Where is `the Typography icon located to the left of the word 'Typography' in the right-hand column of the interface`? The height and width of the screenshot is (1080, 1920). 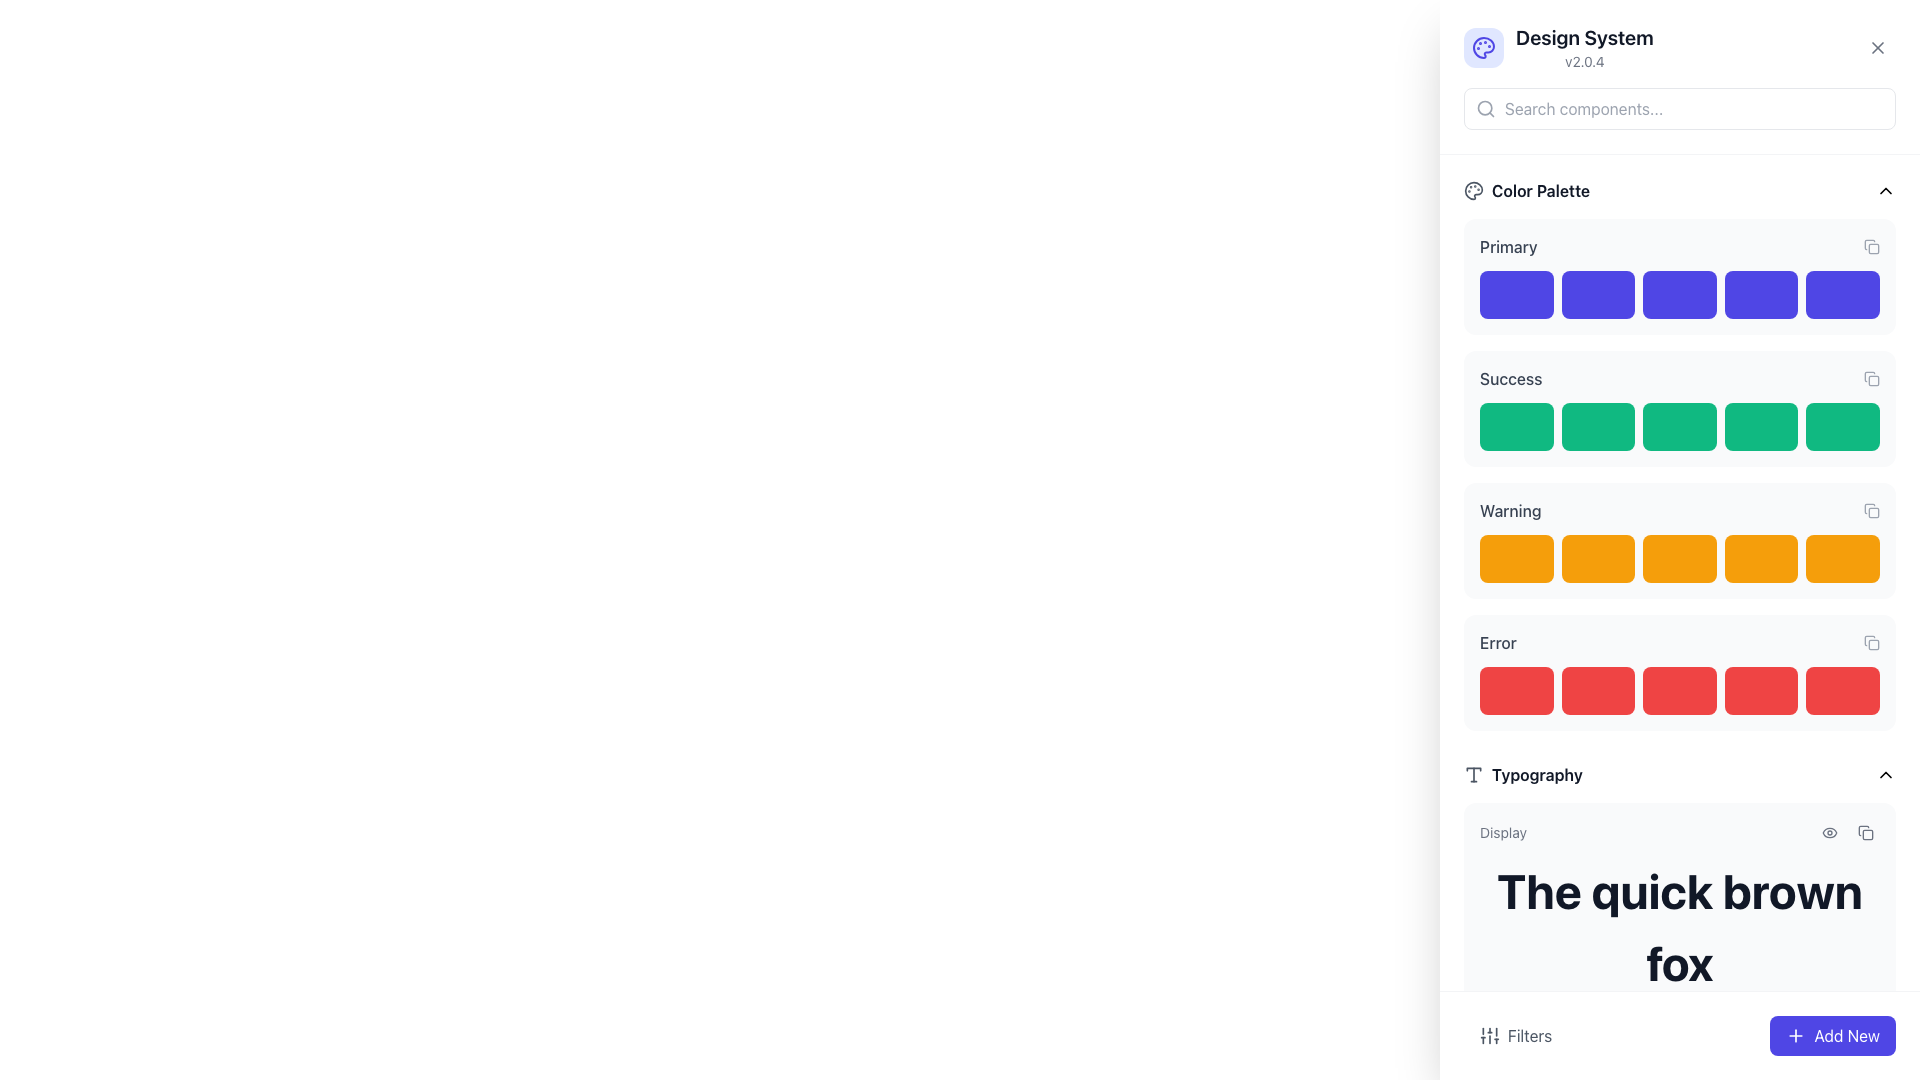
the Typography icon located to the left of the word 'Typography' in the right-hand column of the interface is located at coordinates (1473, 774).